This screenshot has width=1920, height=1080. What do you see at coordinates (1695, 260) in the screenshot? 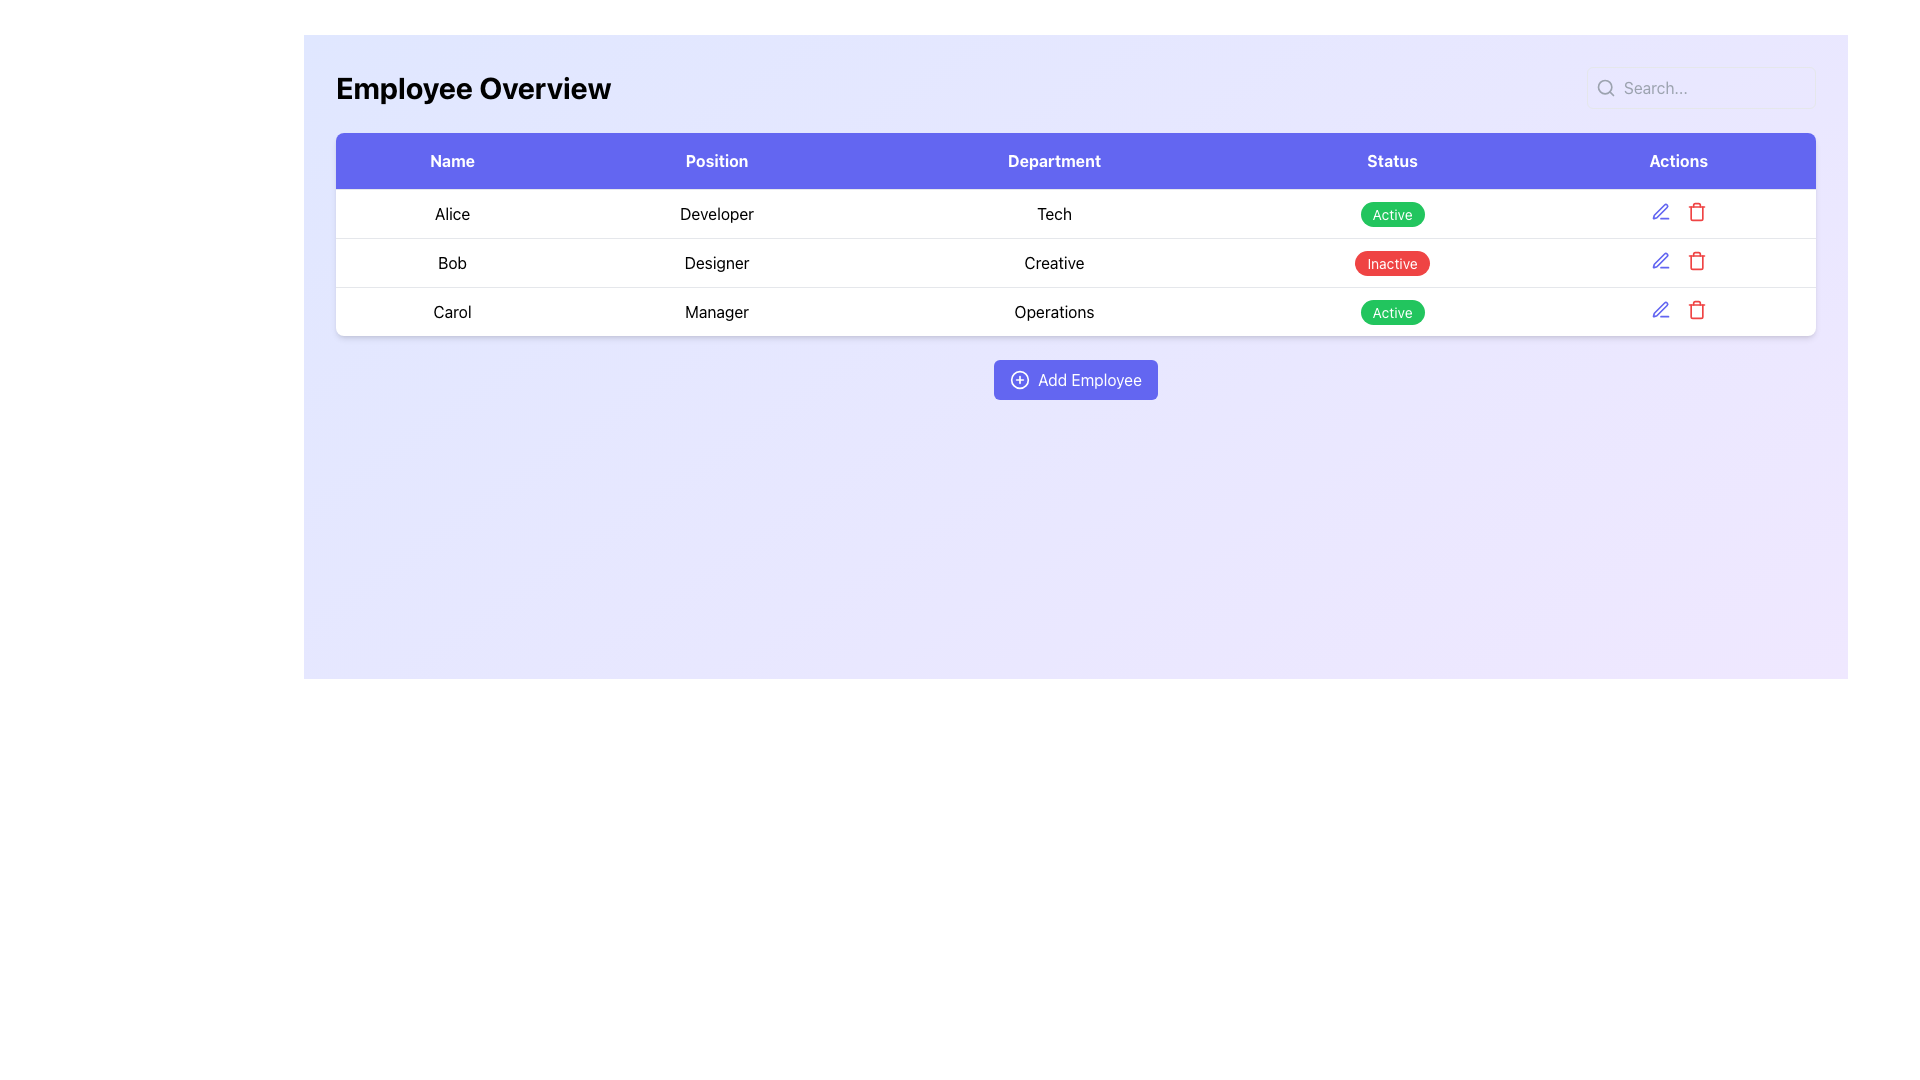
I see `the red-colored trash can icon for deletion located in the 'Actions' column of the second row item 'Bob' to observe additional visual feedback` at bounding box center [1695, 260].